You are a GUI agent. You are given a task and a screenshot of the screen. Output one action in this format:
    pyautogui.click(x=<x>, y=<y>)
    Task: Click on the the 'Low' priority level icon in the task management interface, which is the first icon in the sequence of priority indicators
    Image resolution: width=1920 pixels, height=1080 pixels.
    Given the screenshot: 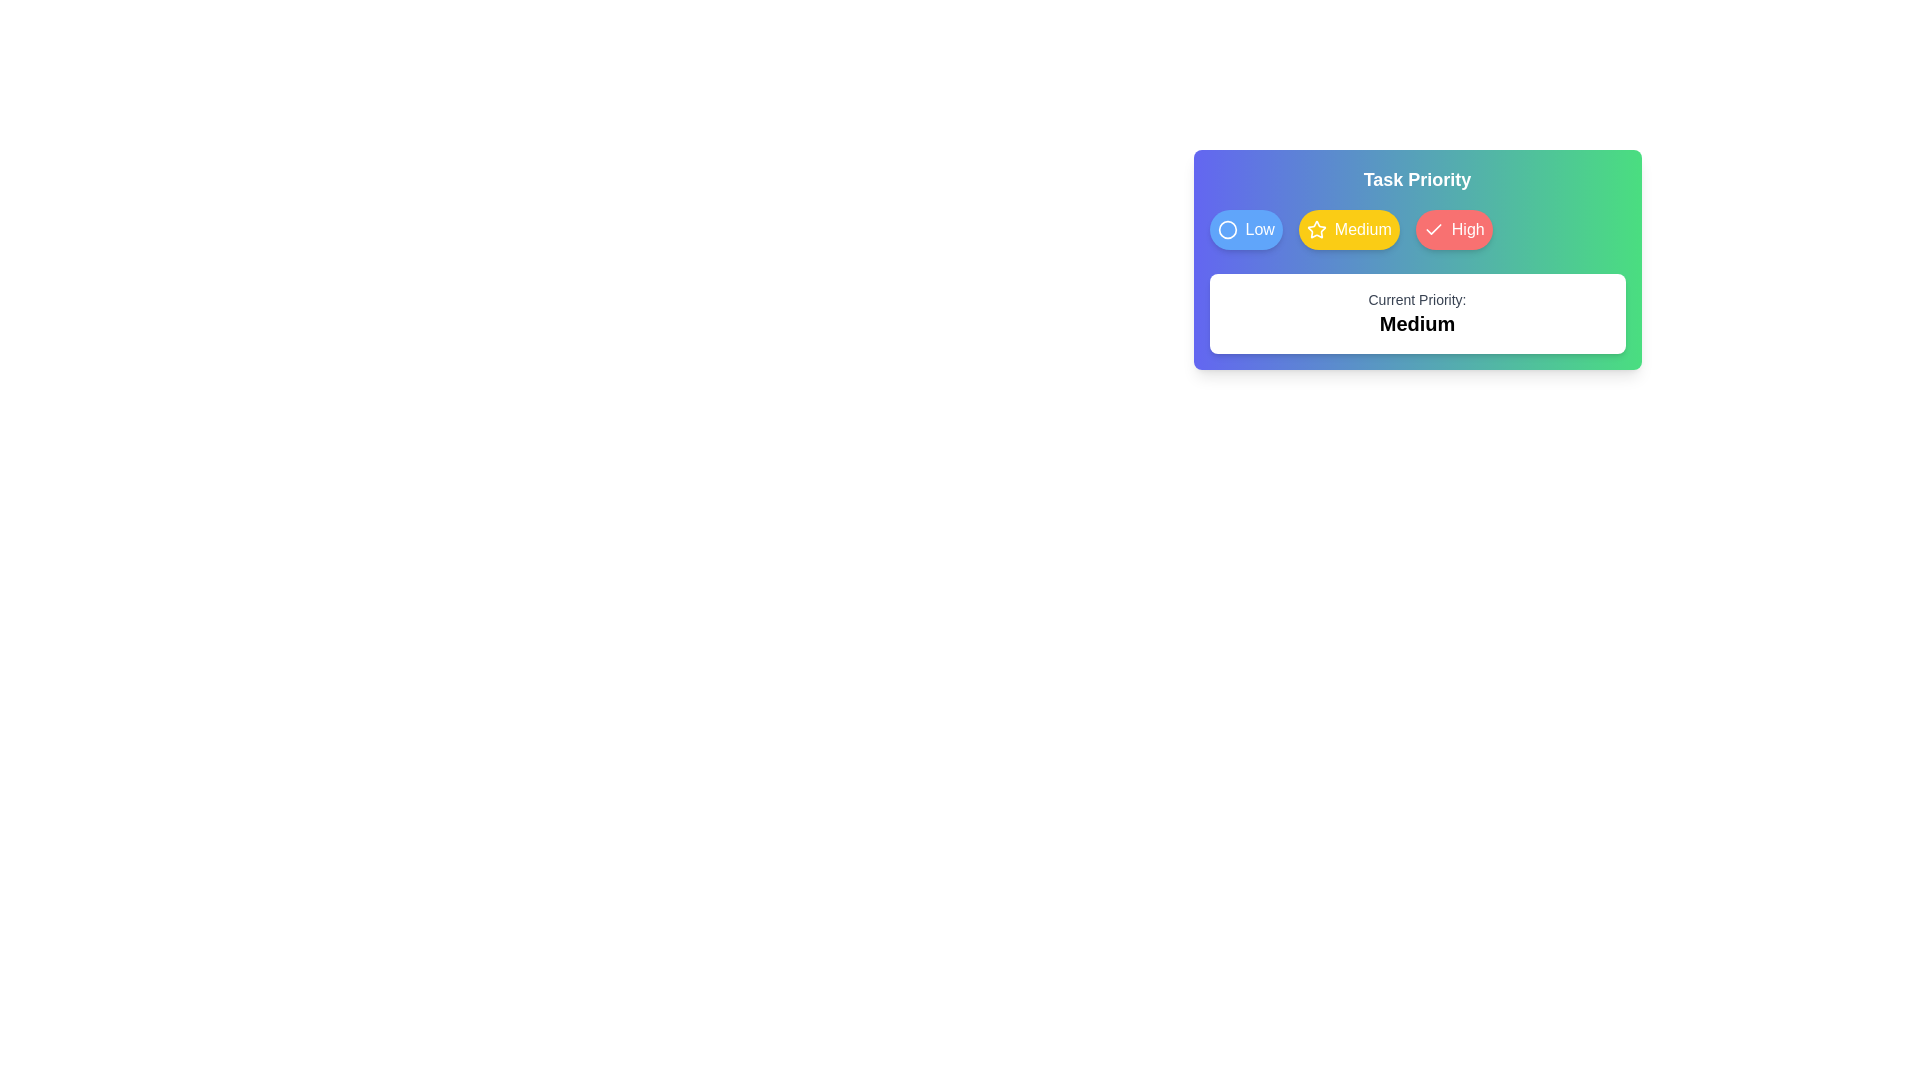 What is the action you would take?
    pyautogui.click(x=1226, y=229)
    